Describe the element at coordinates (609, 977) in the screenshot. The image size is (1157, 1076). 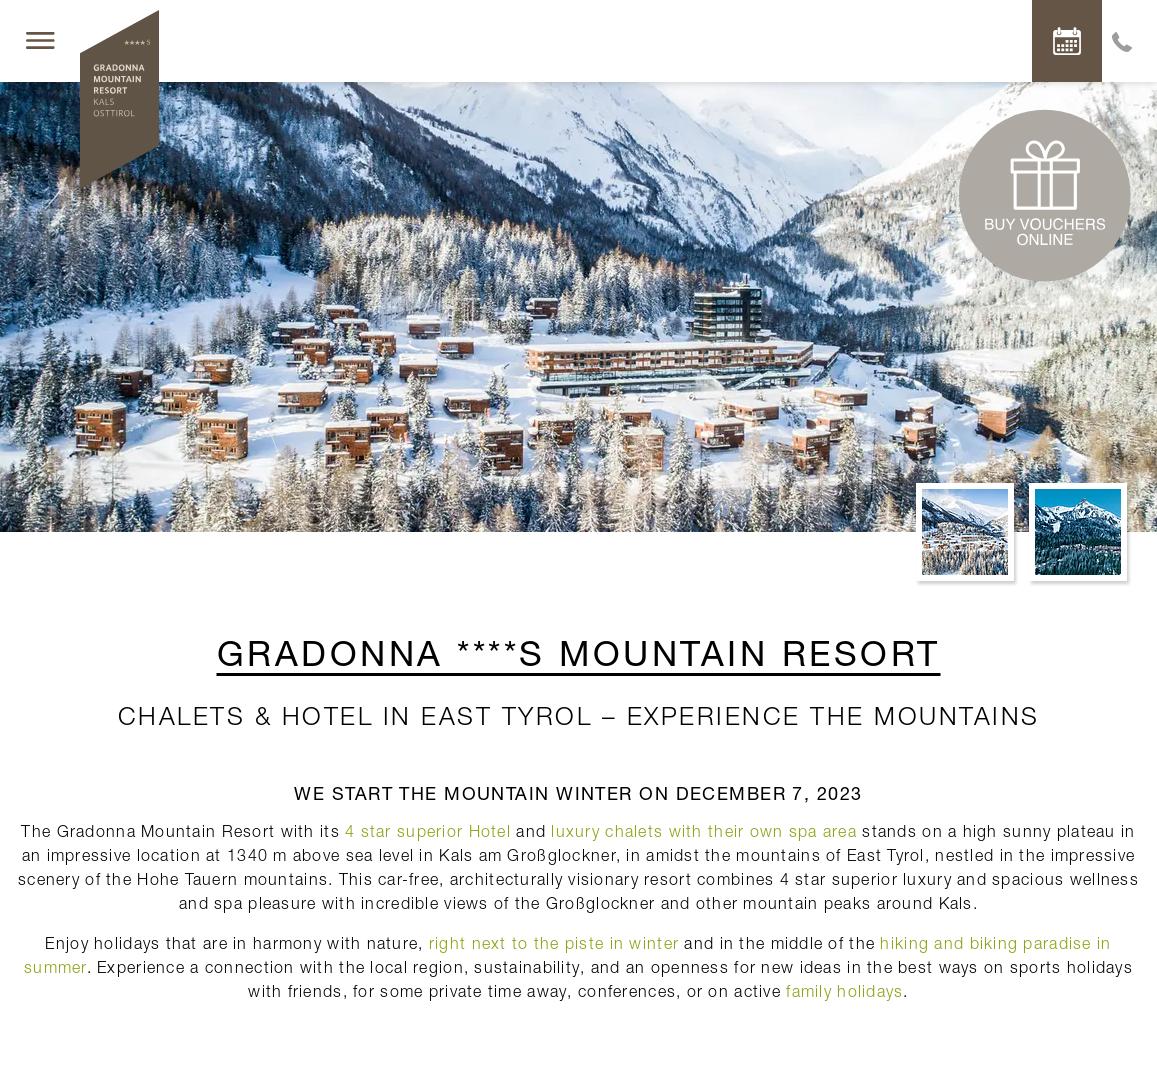
I see `'. Experience a connection with the local region, sustainability, and an openness for new ideas in the best ways on sports holidays with friends, for some private time away, conferences, or on active'` at that location.